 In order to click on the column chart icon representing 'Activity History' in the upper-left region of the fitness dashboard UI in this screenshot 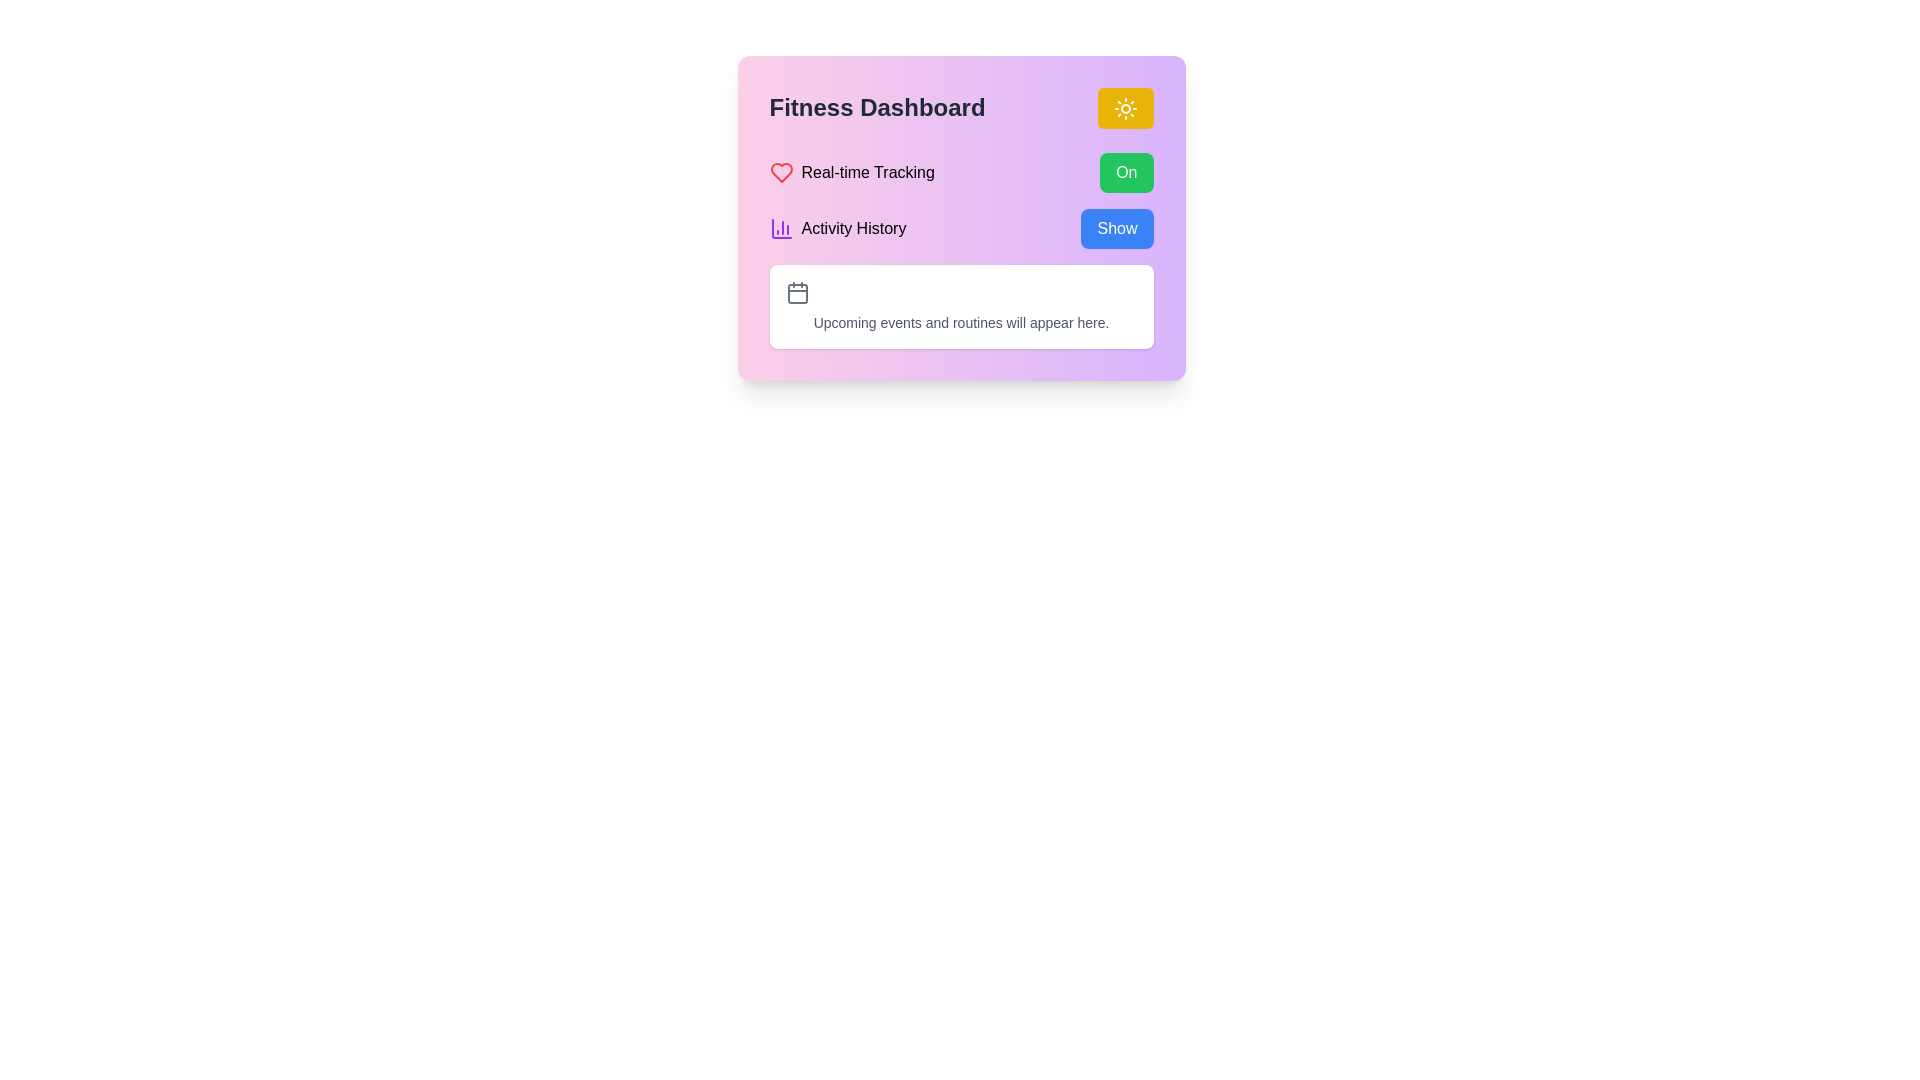, I will do `click(780, 227)`.